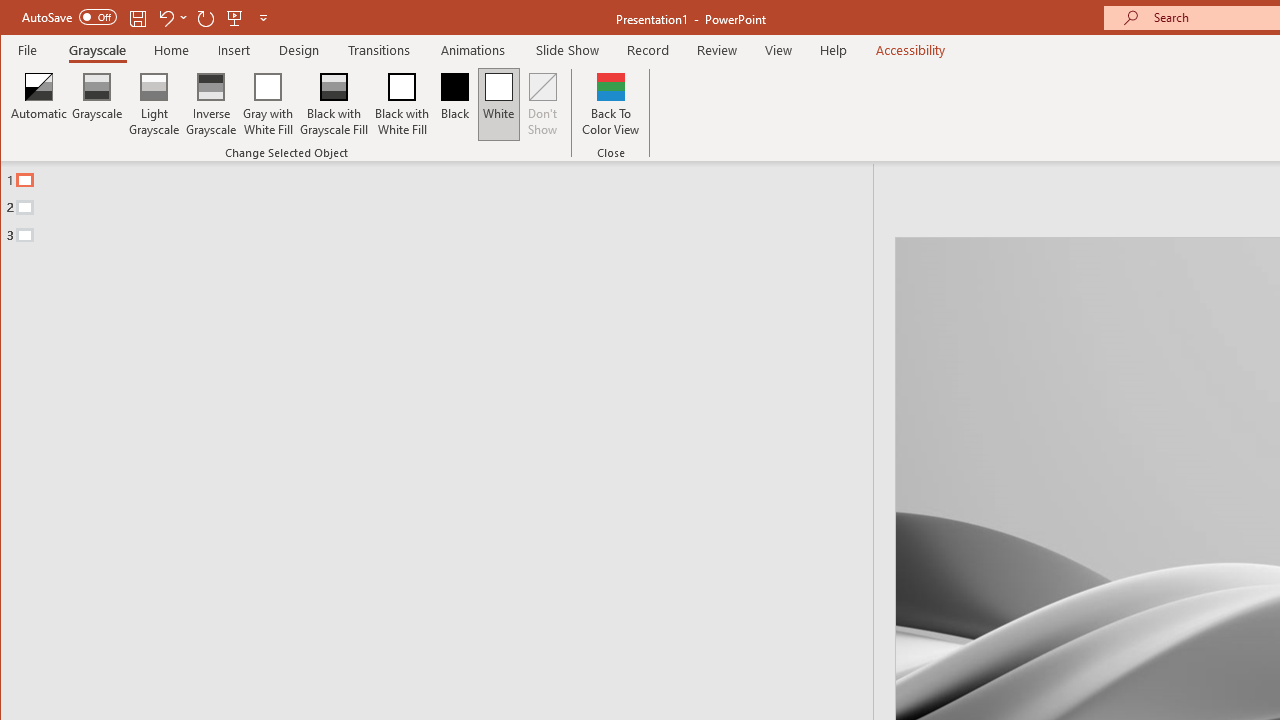 This screenshot has width=1280, height=720. Describe the element at coordinates (610, 104) in the screenshot. I see `'Back To Color View'` at that location.